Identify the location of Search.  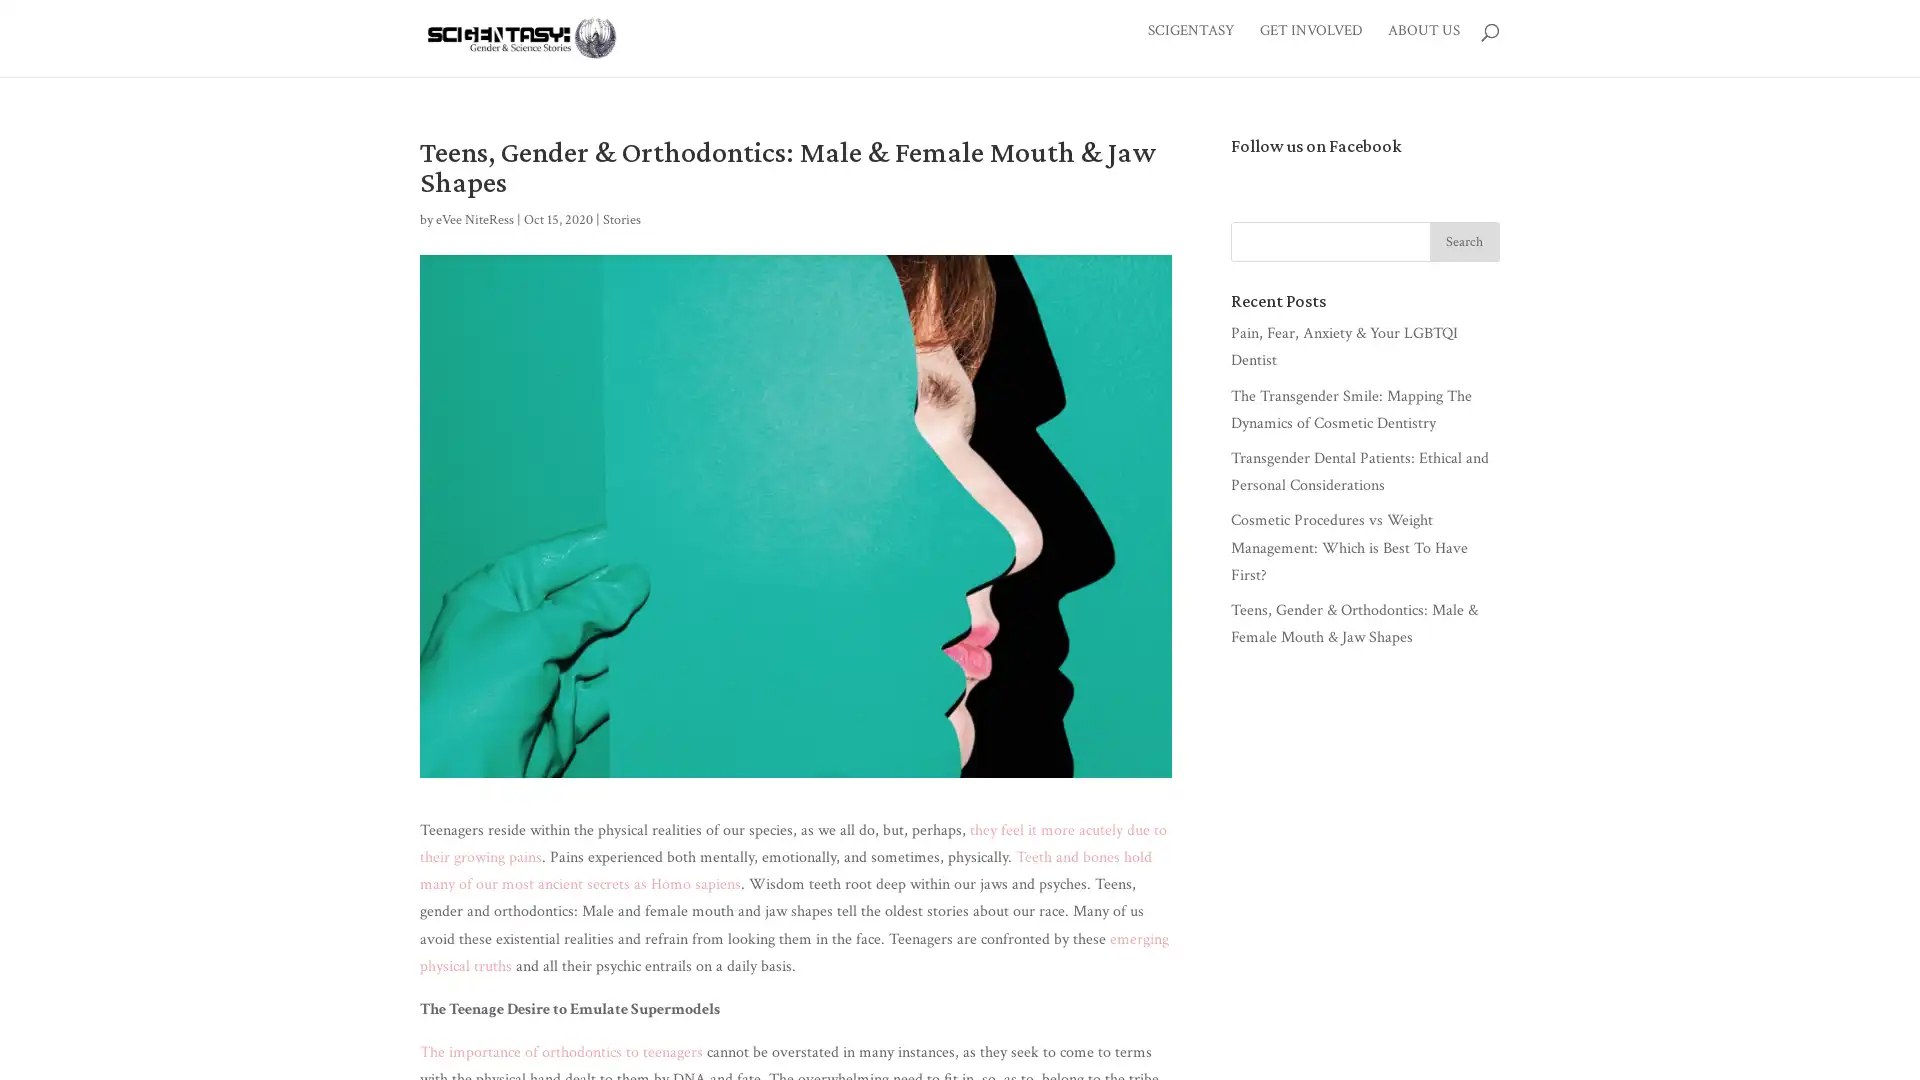
(1464, 238).